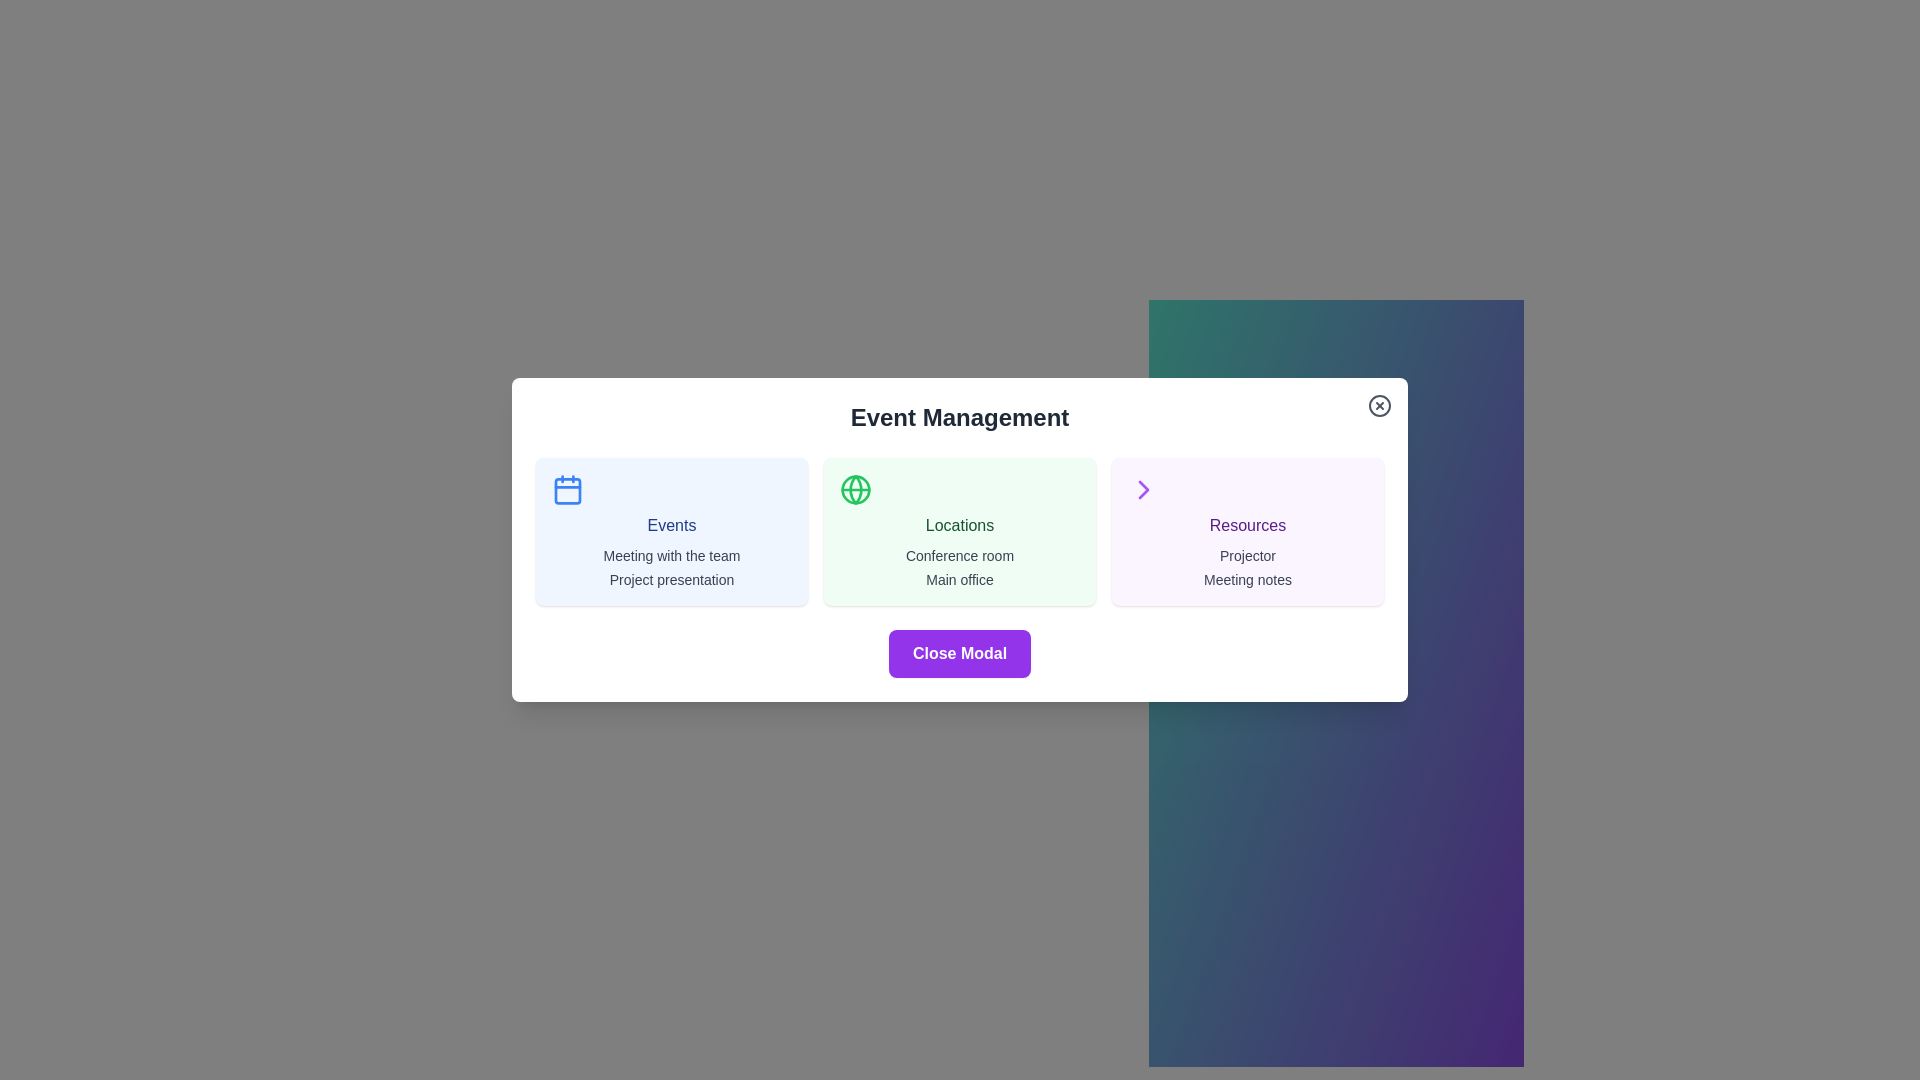 This screenshot has height=1080, width=1920. I want to click on the text element displaying 'Meeting with the team' and 'Project presentation' within the blue-tinted 'Events' card, so click(672, 567).